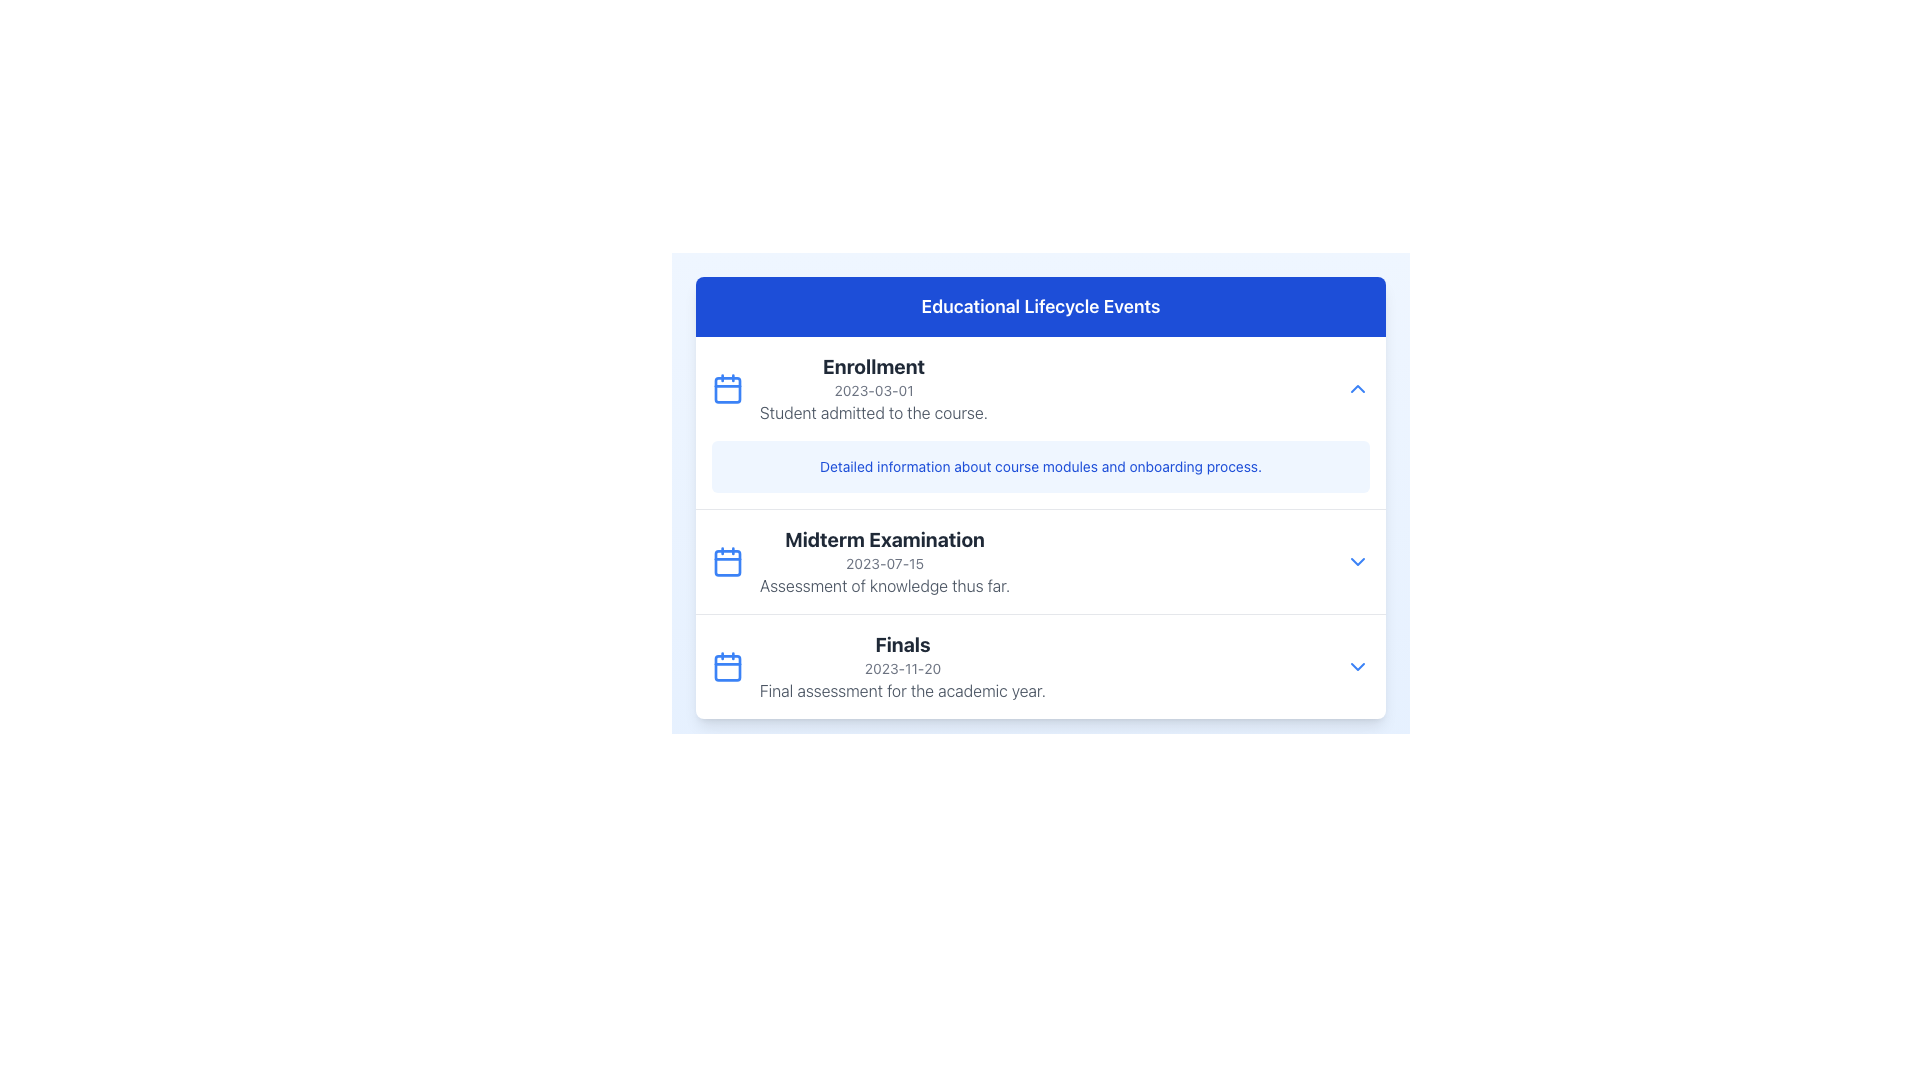 Image resolution: width=1920 pixels, height=1080 pixels. Describe the element at coordinates (1358, 667) in the screenshot. I see `the blue downward-facing chevron icon button located at the rightmost end of the 'Finals' section for additional information` at that location.